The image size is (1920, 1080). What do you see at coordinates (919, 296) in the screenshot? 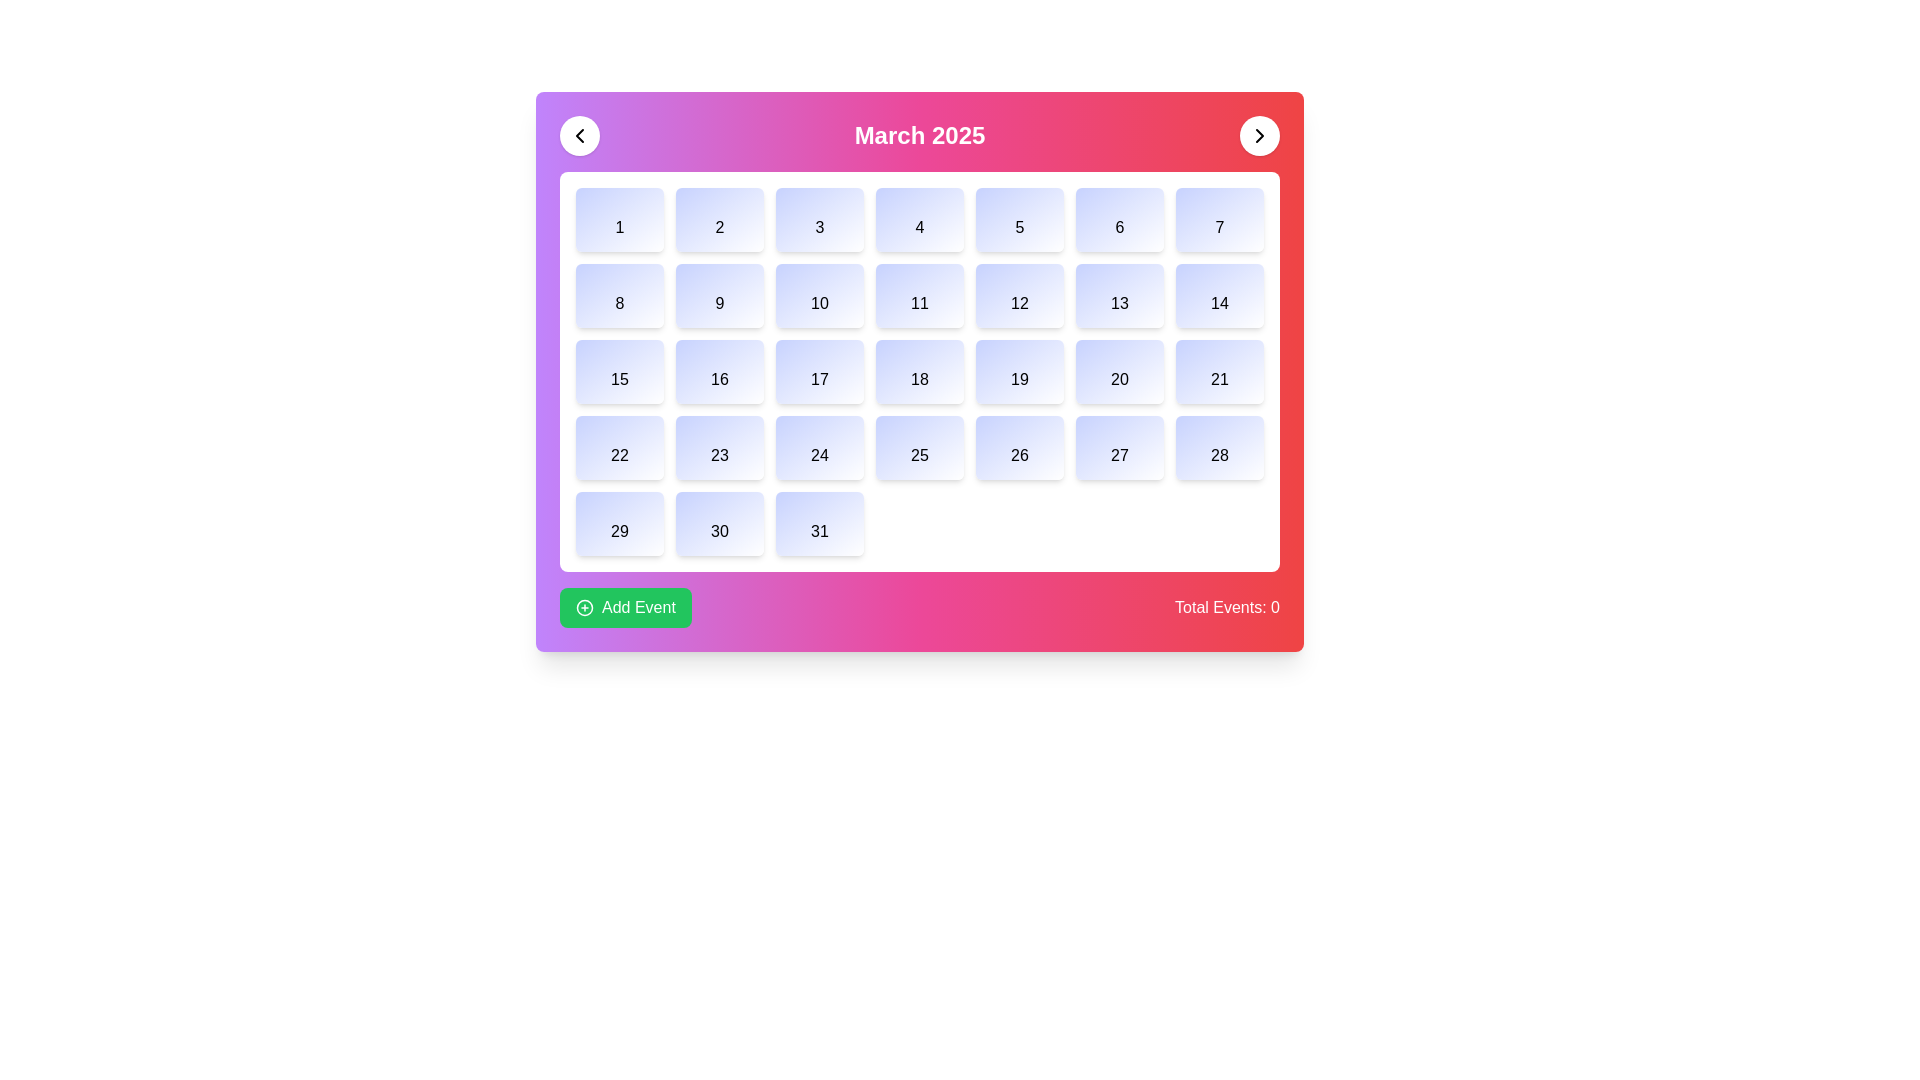
I see `the calendar day box representing the 11th in the second row and fourth column of the calendar grid` at bounding box center [919, 296].